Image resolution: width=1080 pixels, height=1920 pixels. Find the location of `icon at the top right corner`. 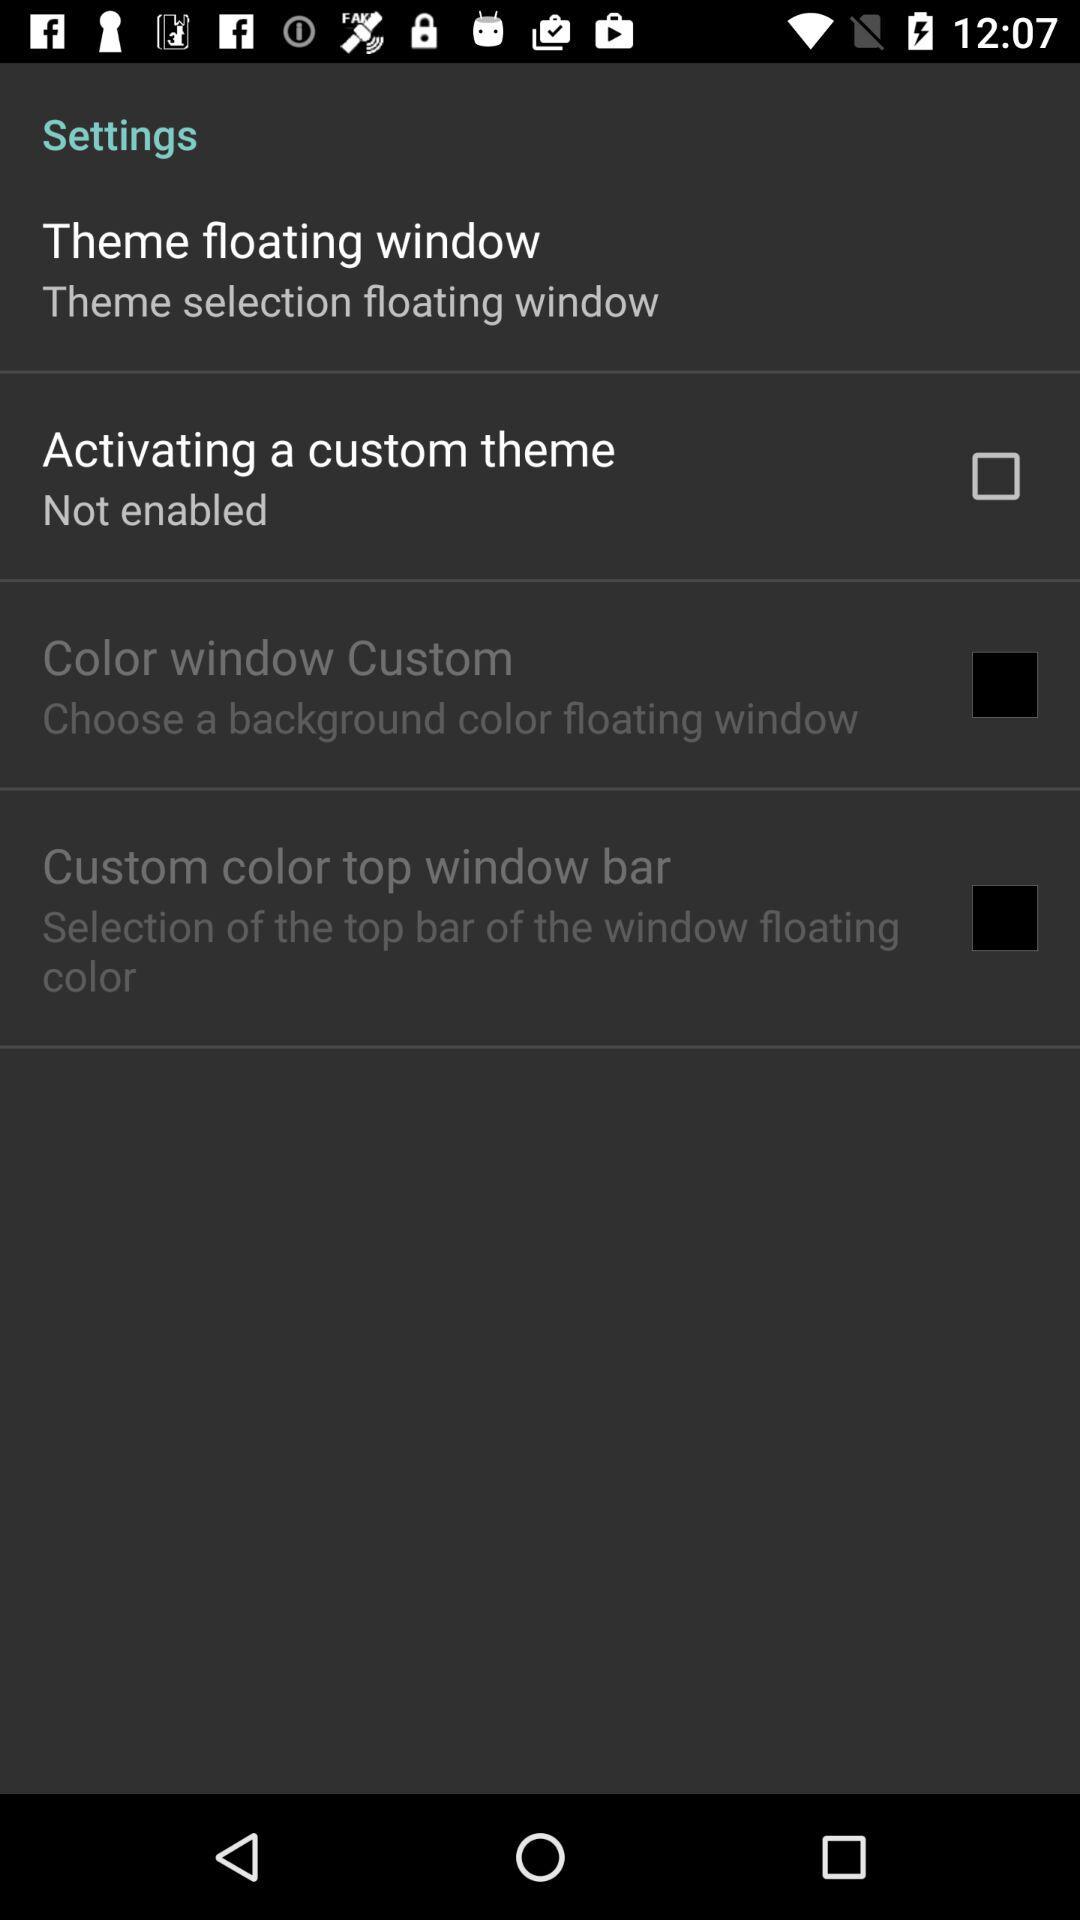

icon at the top right corner is located at coordinates (995, 475).